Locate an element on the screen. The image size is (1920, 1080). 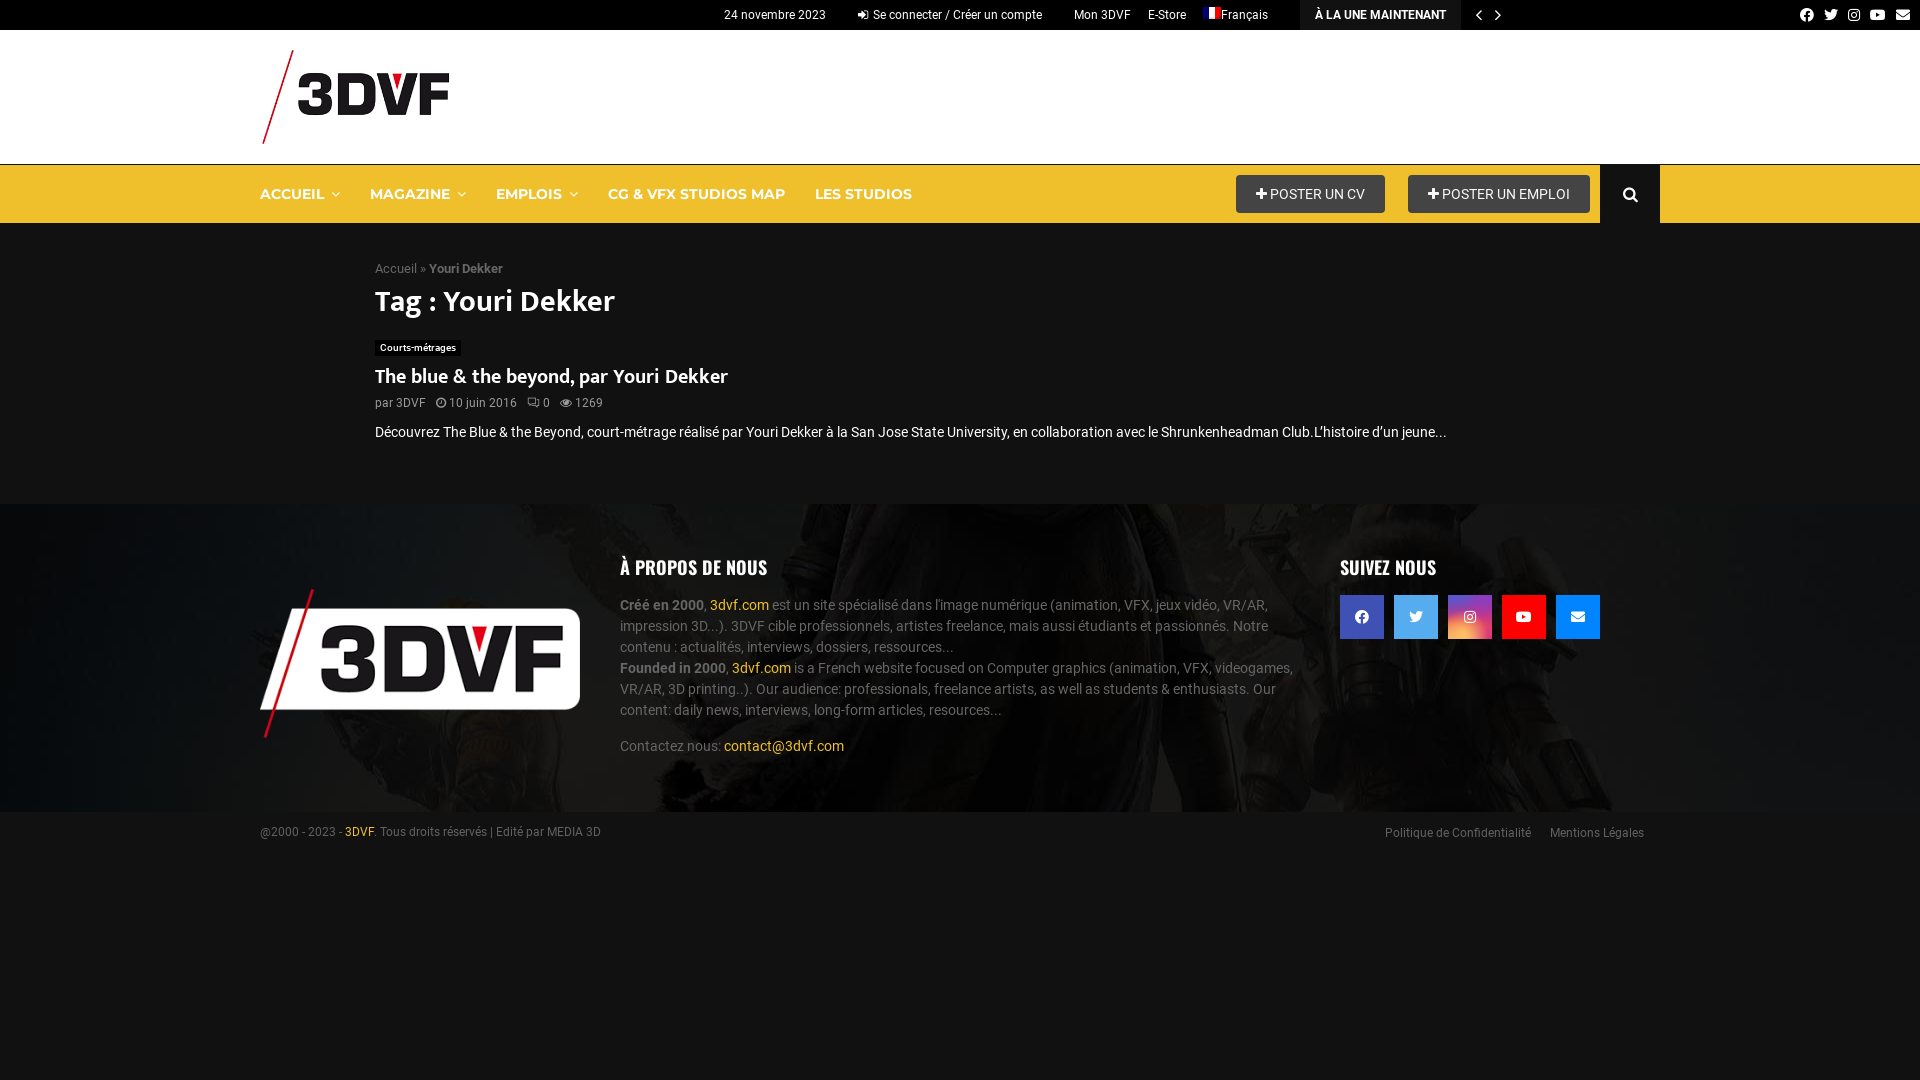
'10 juin 2016' is located at coordinates (448, 402).